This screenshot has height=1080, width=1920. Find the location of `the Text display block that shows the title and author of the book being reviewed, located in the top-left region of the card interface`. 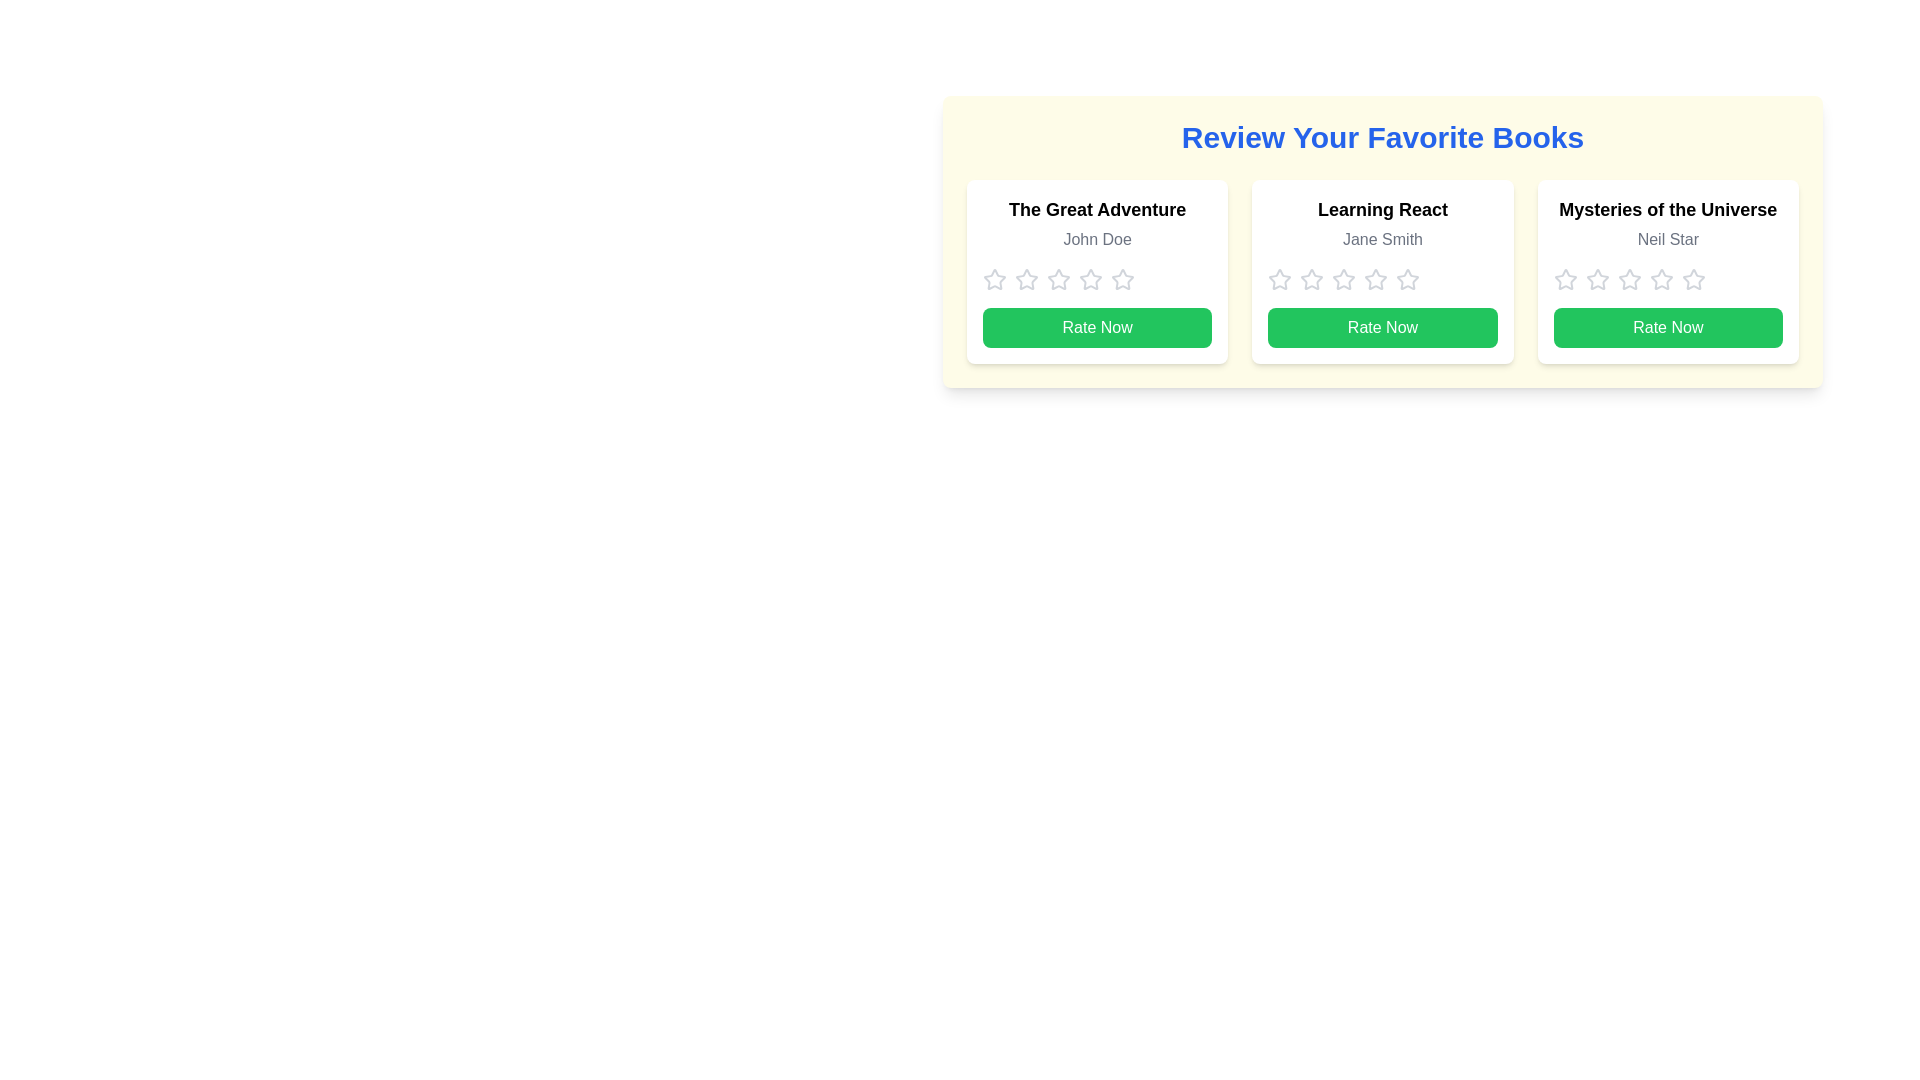

the Text display block that shows the title and author of the book being reviewed, located in the top-left region of the card interface is located at coordinates (1096, 226).